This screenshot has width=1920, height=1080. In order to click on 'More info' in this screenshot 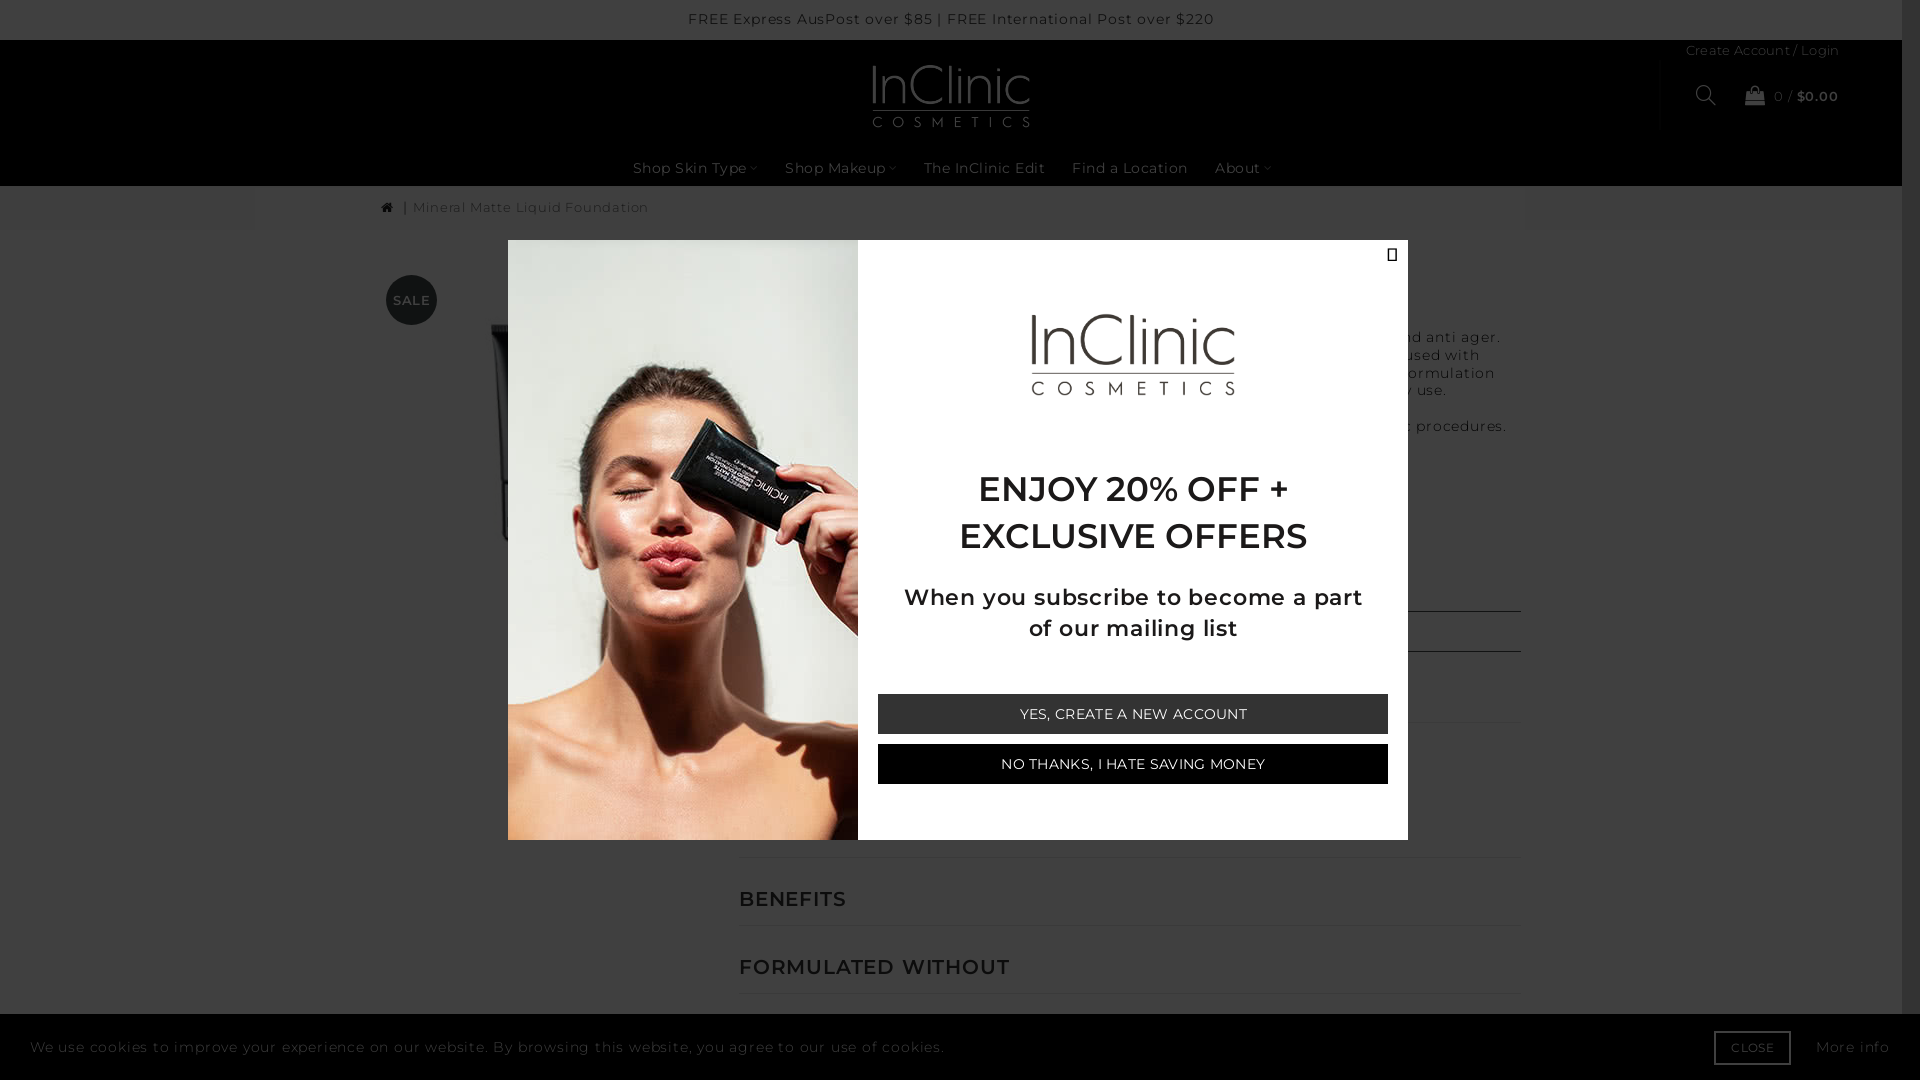, I will do `click(1815, 1045)`.